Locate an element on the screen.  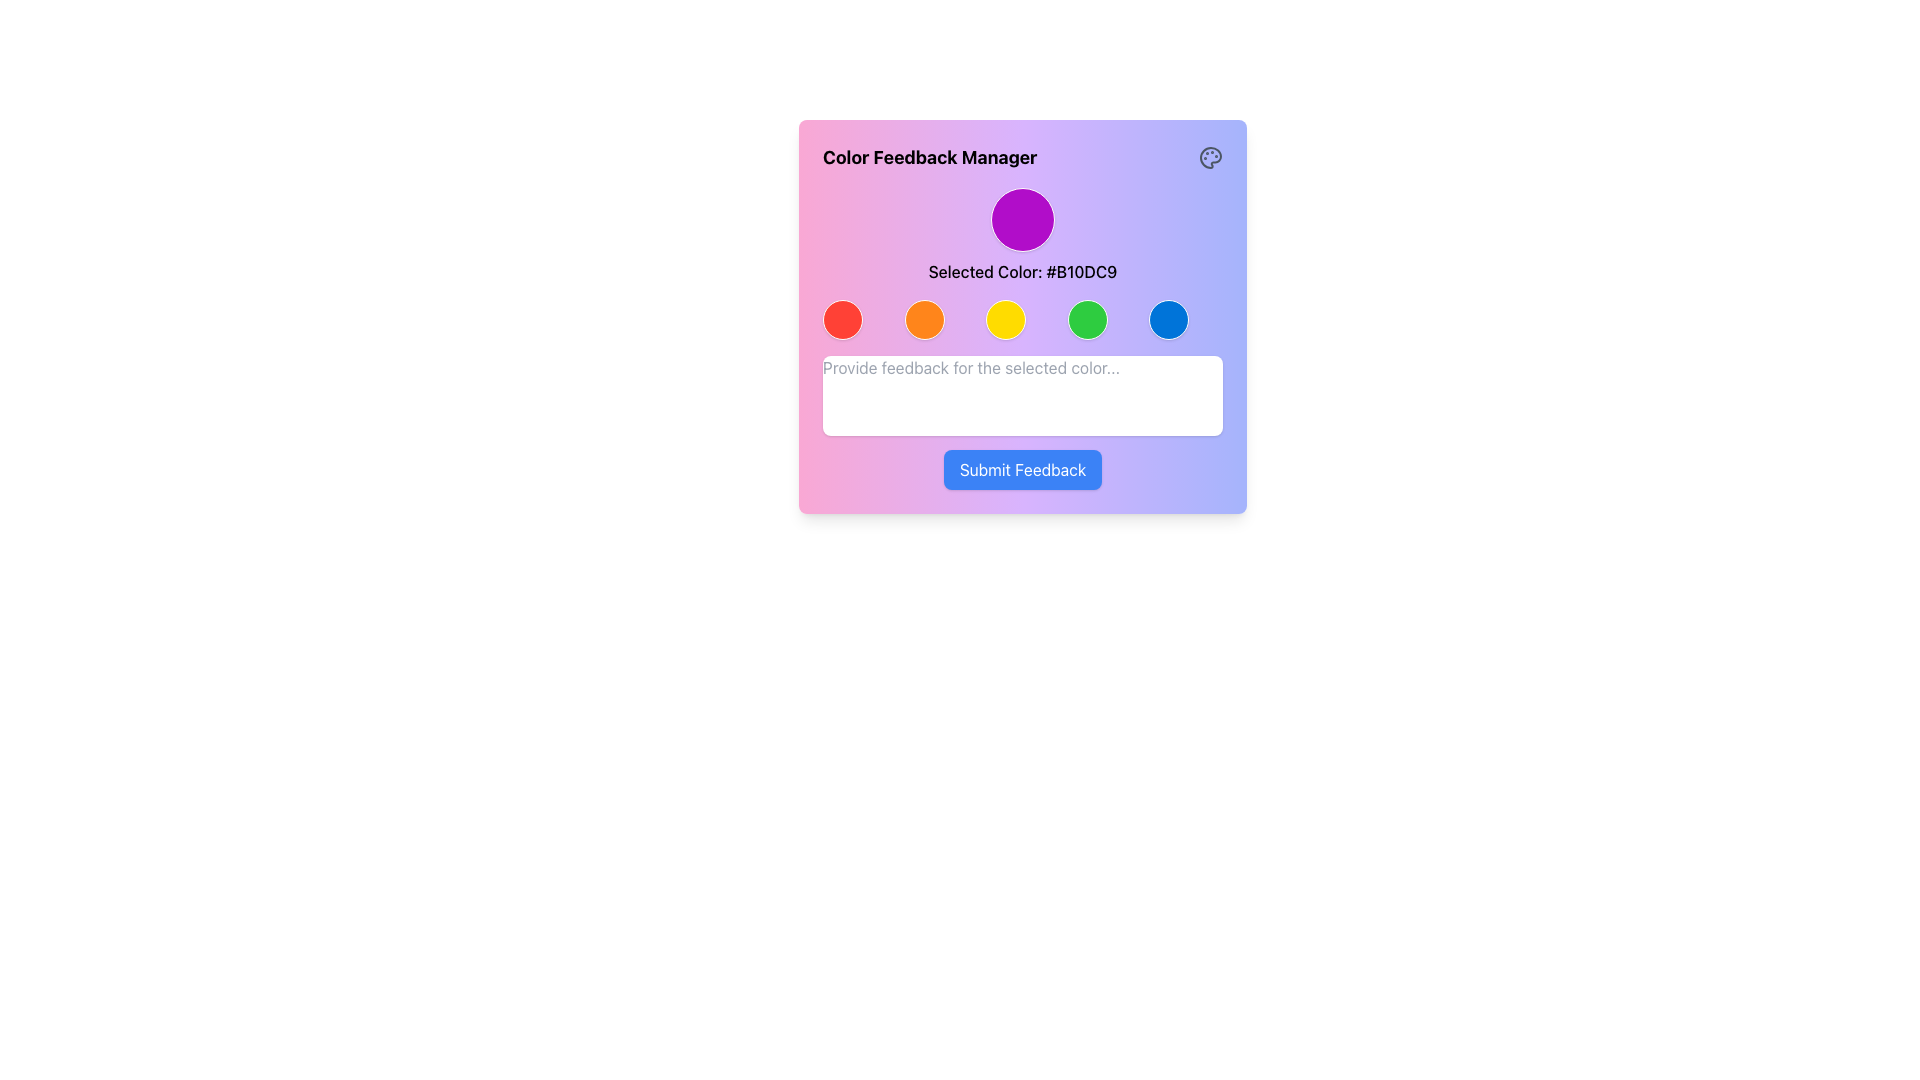
the circular green button with a smooth gradient background and a white outline is located at coordinates (1086, 319).